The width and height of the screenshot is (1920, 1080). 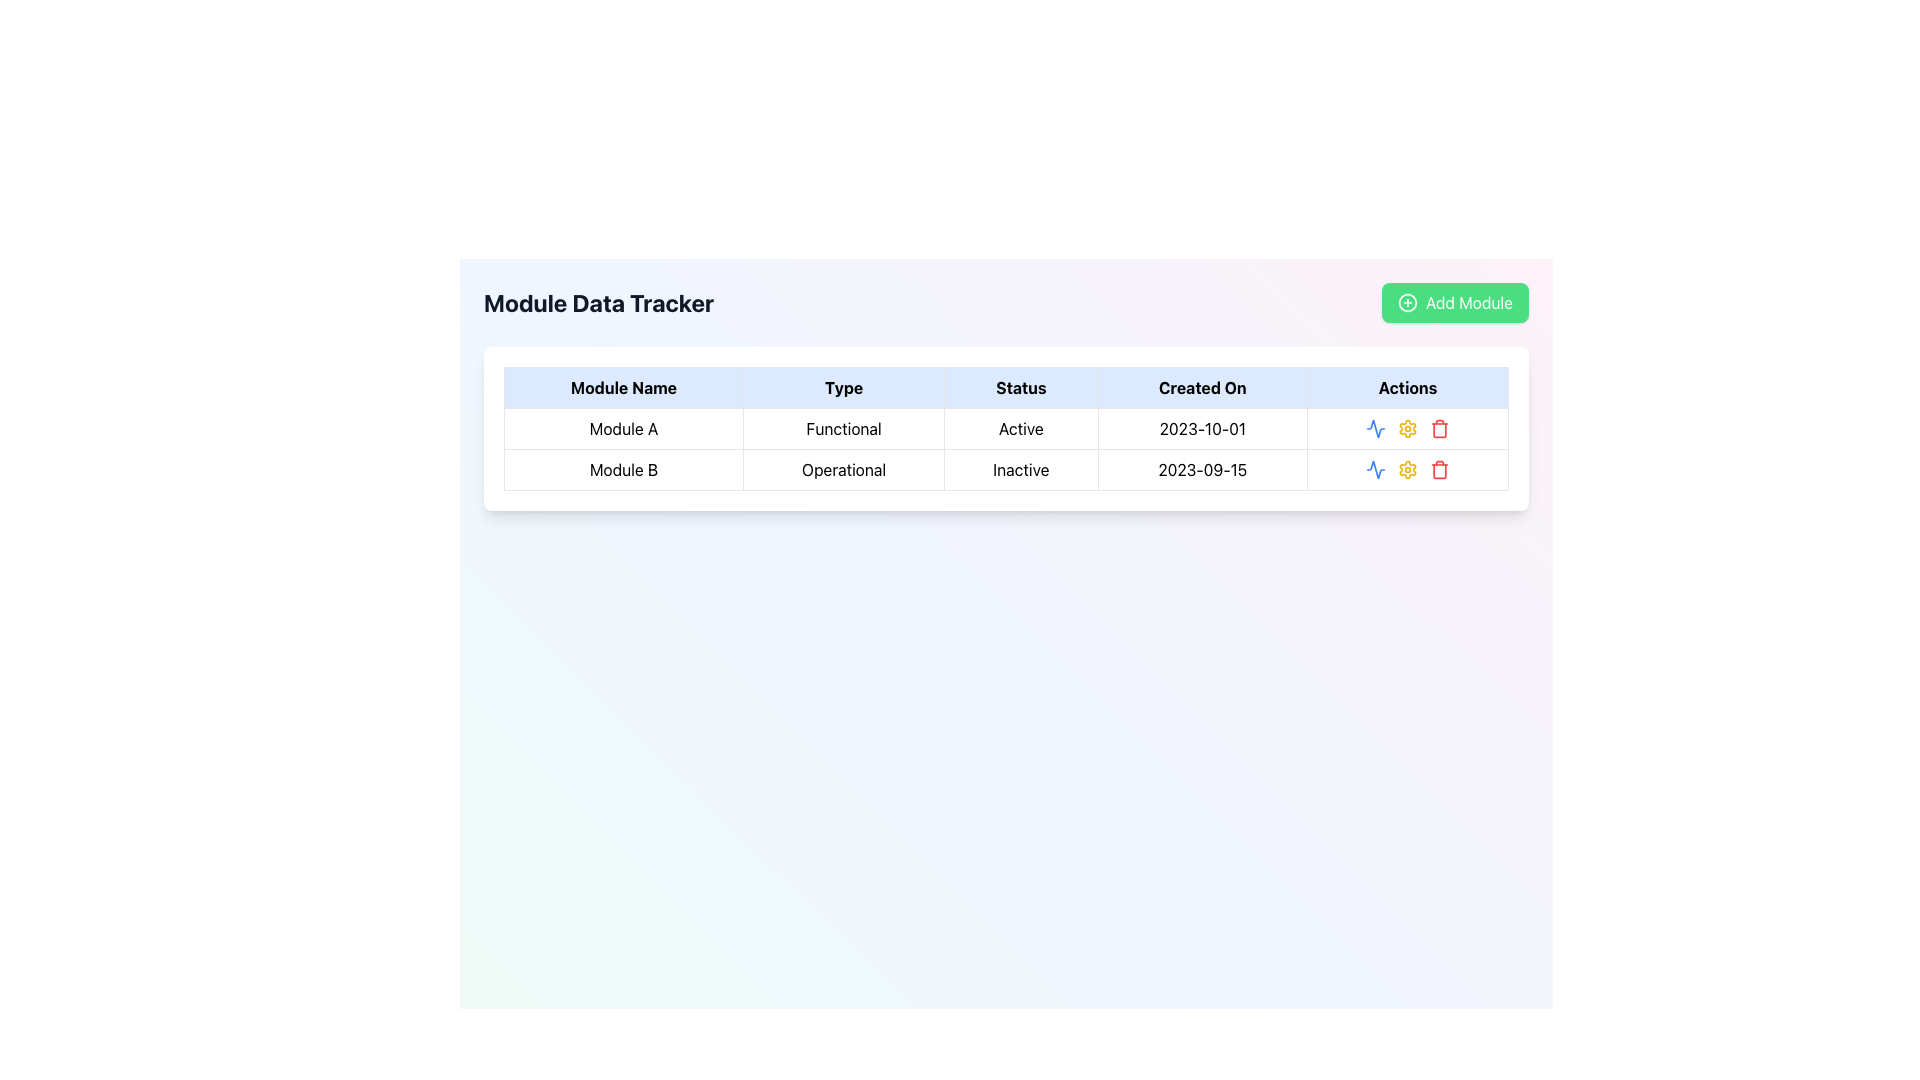 What do you see at coordinates (1006, 470) in the screenshot?
I see `the second row of the tabular layout under the 'Module Data Tracker' section` at bounding box center [1006, 470].